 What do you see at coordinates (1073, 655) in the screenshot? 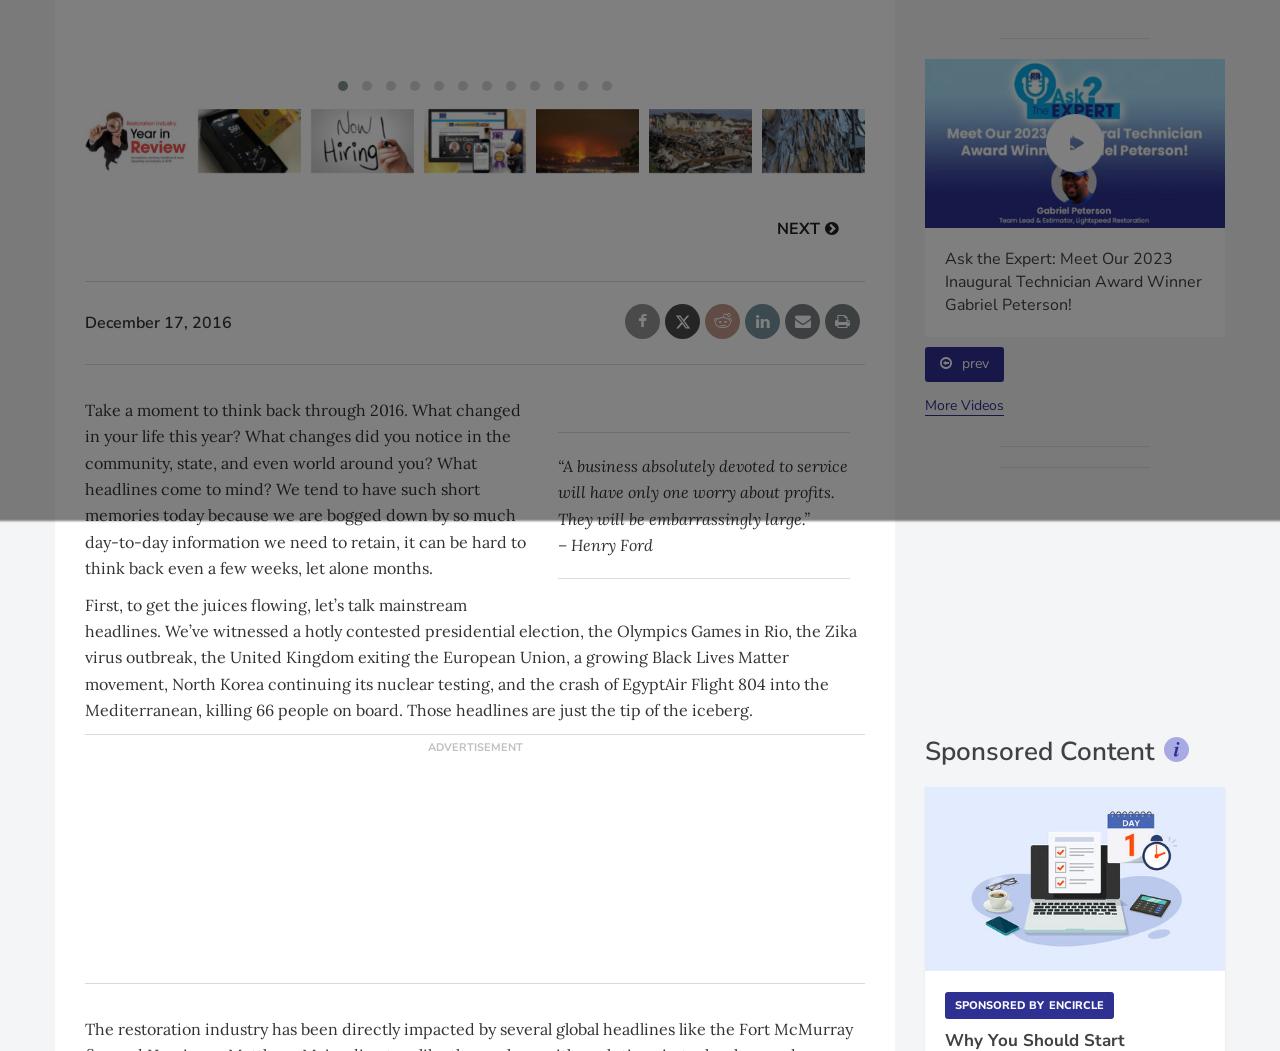
I see `'Contact your local rep'` at bounding box center [1073, 655].